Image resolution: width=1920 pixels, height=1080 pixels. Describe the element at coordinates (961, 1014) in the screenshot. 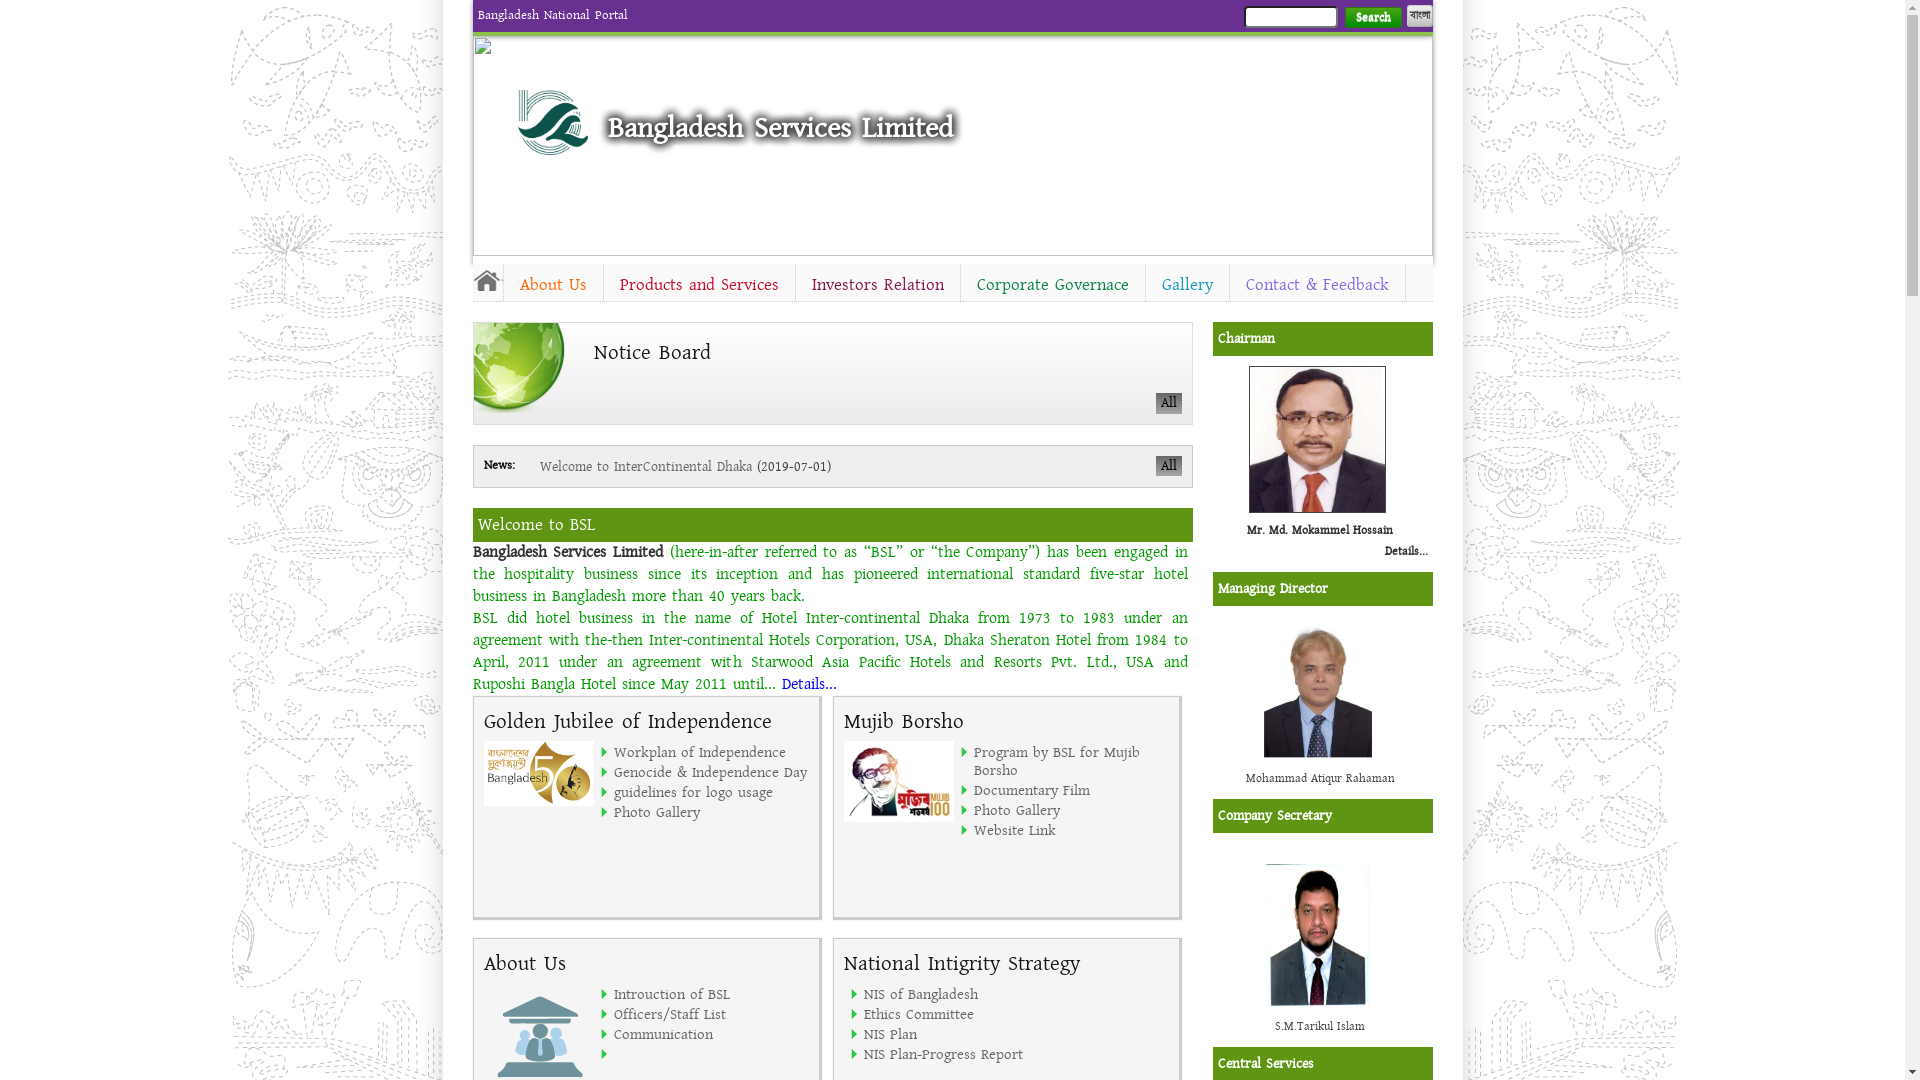

I see `'Ethics Committee'` at that location.